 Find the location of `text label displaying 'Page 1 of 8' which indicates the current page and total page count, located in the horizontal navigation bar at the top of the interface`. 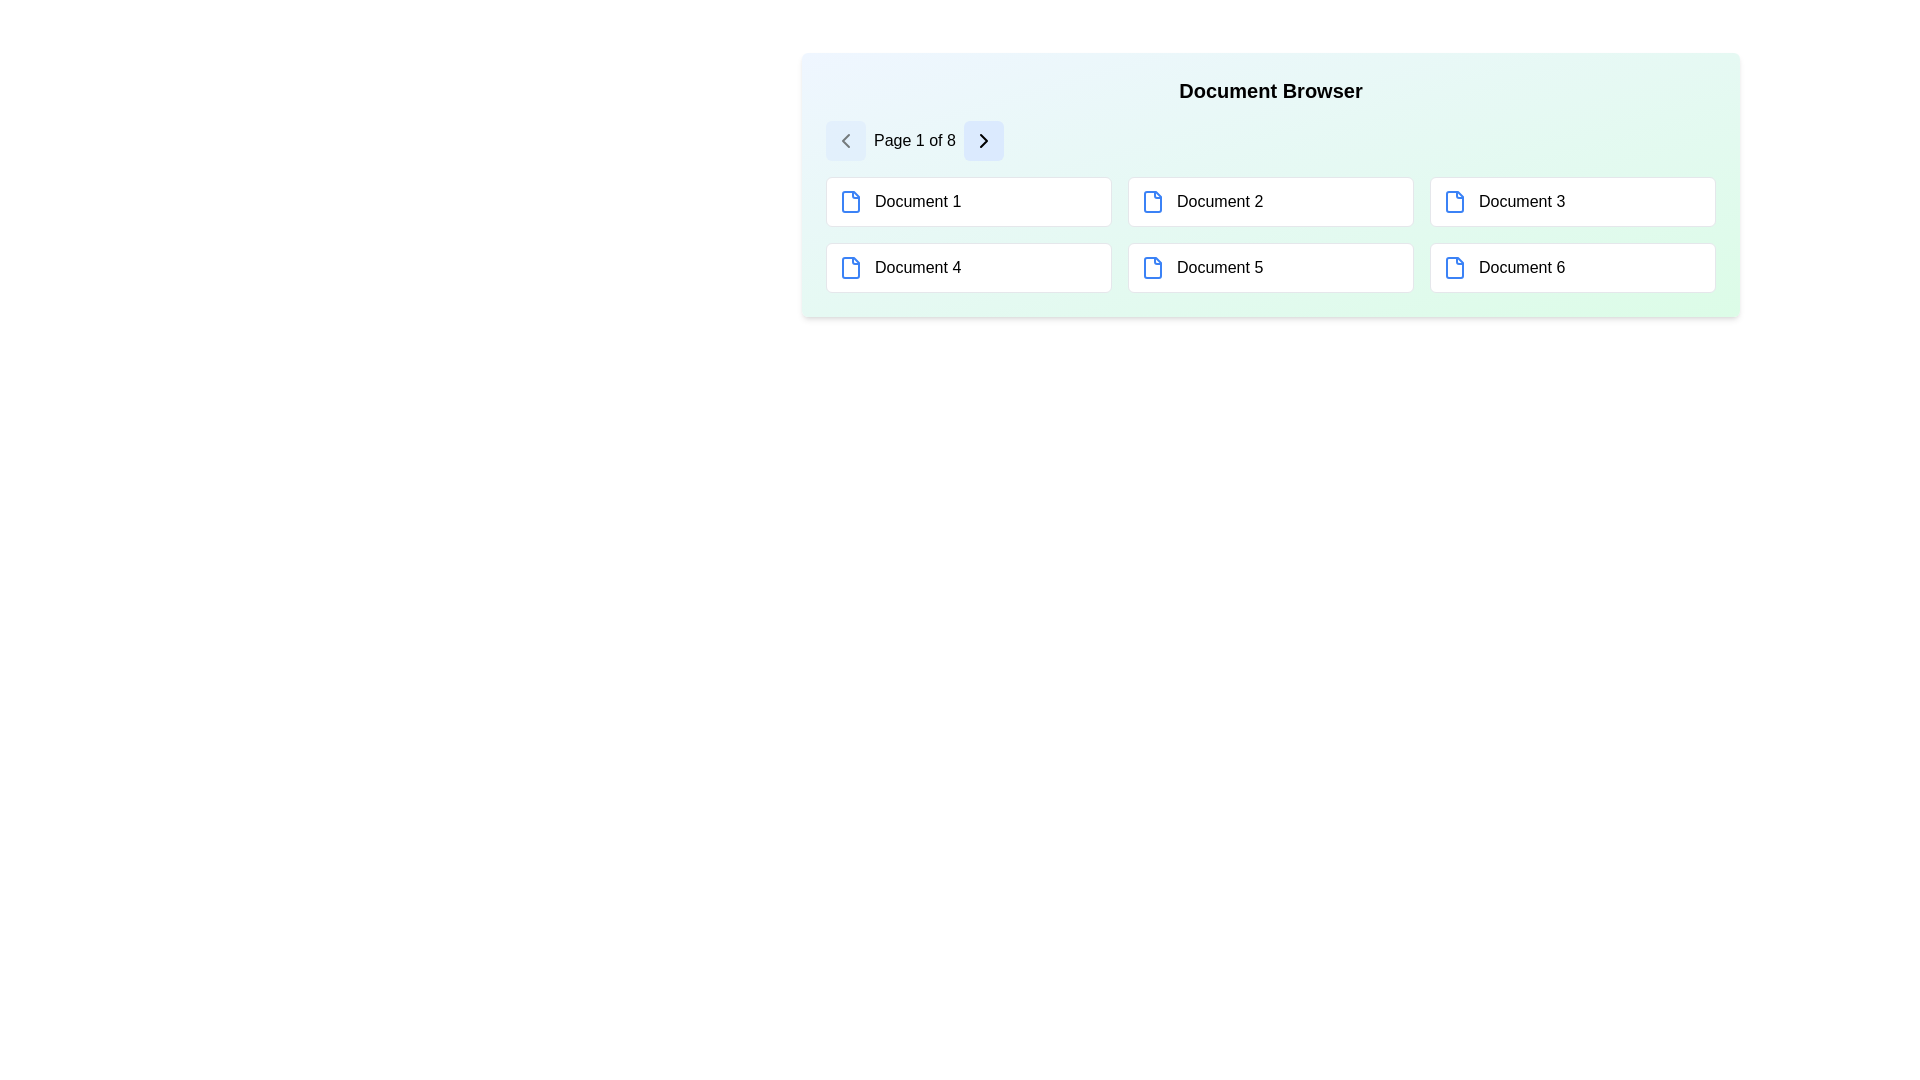

text label displaying 'Page 1 of 8' which indicates the current page and total page count, located in the horizontal navigation bar at the top of the interface is located at coordinates (913, 140).